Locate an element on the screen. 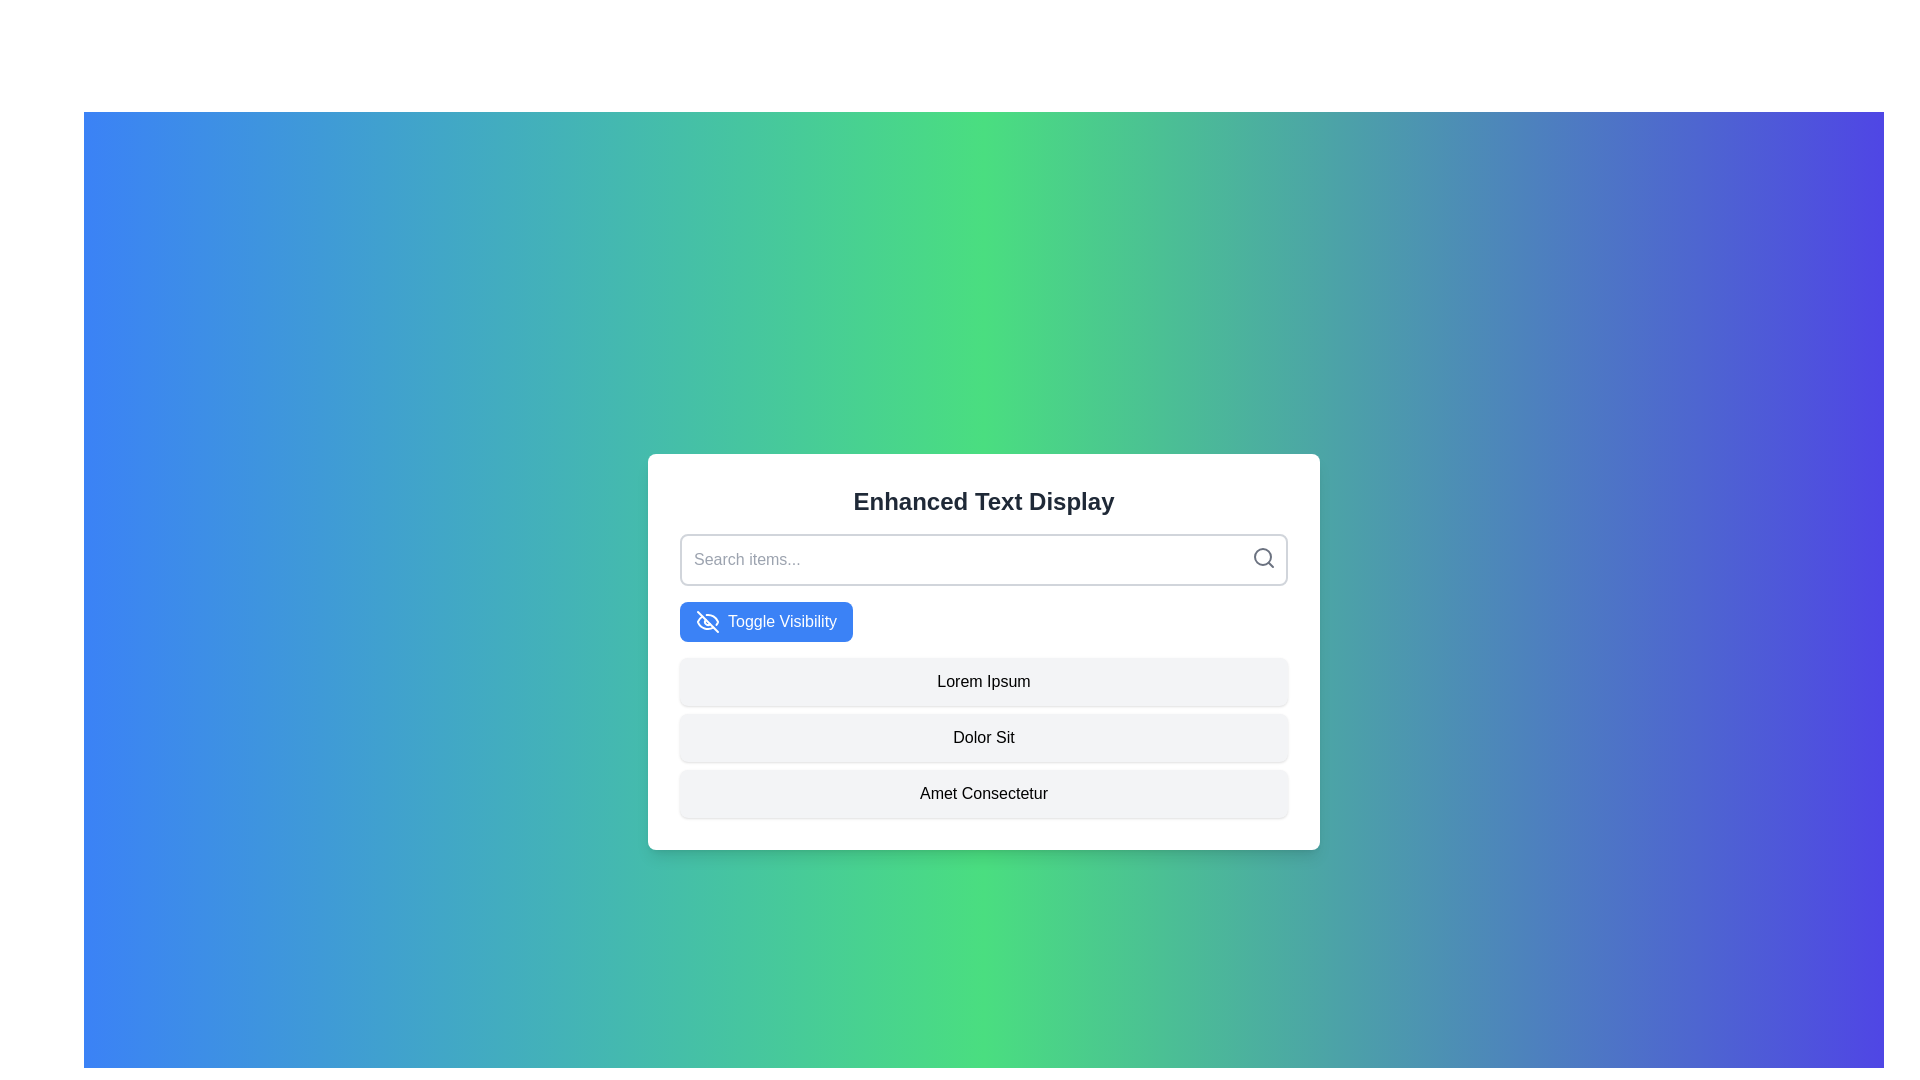 The width and height of the screenshot is (1920, 1080). the visibility icon located to the left of the text within the 'Toggle Visibility' button, situated below the search bar is located at coordinates (708, 620).